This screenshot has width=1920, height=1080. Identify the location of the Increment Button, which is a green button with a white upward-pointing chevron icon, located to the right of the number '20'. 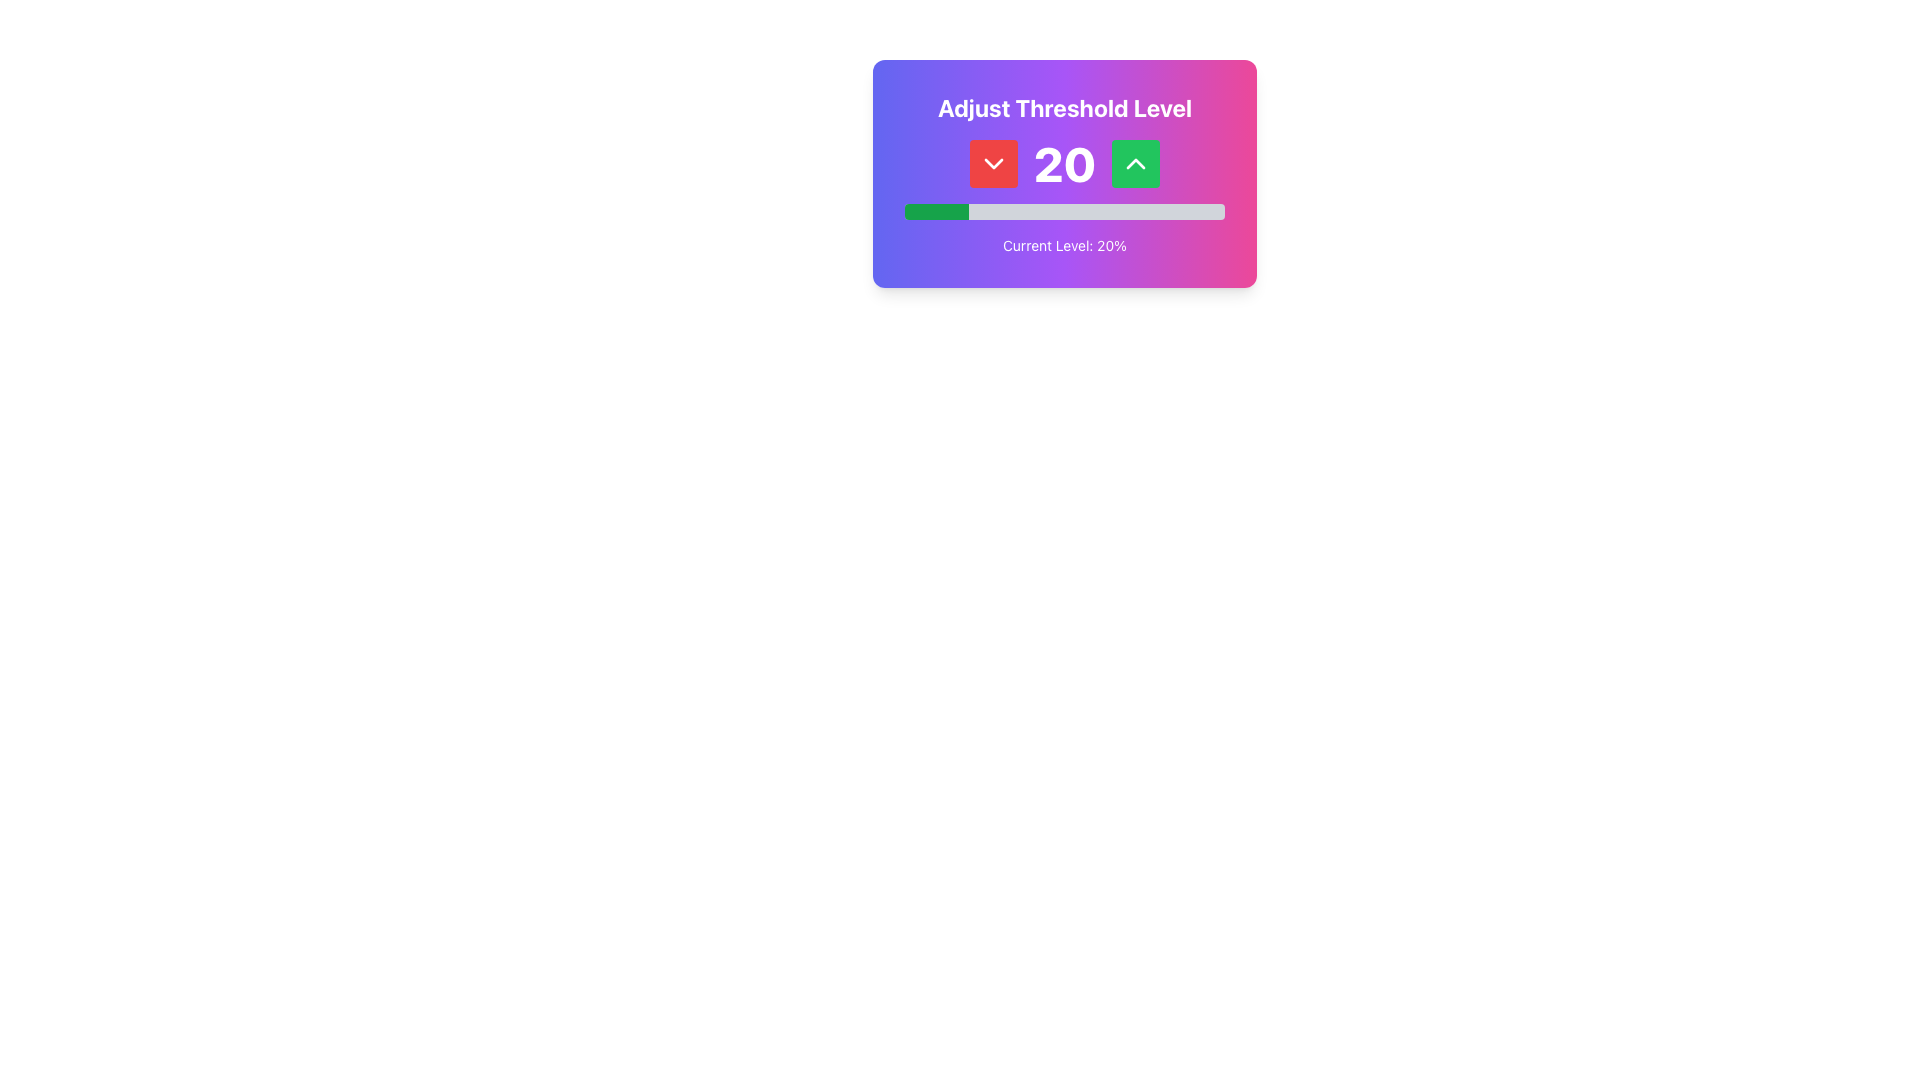
(1136, 163).